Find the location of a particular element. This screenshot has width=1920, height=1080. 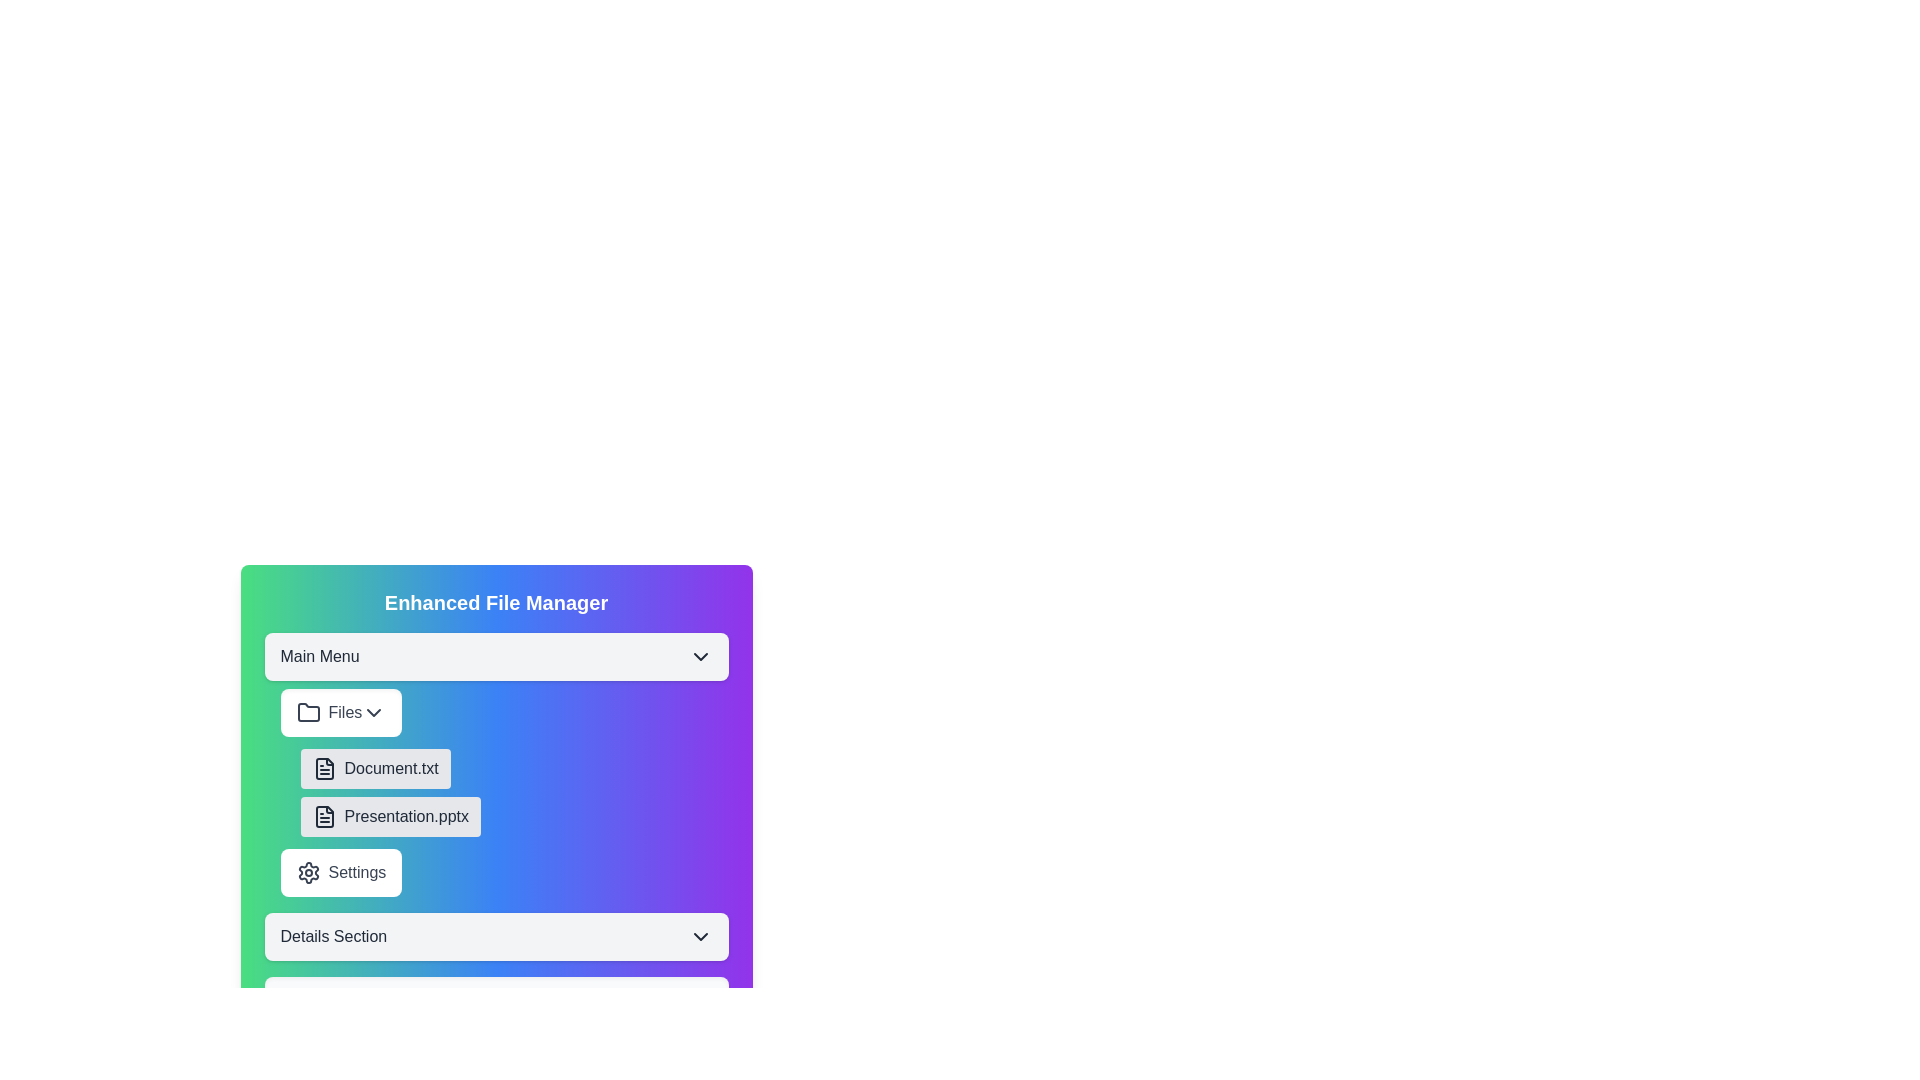

the cogwheel icon representing the settings feature, located in the lower section of the UI, directly beneath the 'Files' folder icon and above the 'Details Section' dropdown is located at coordinates (307, 871).